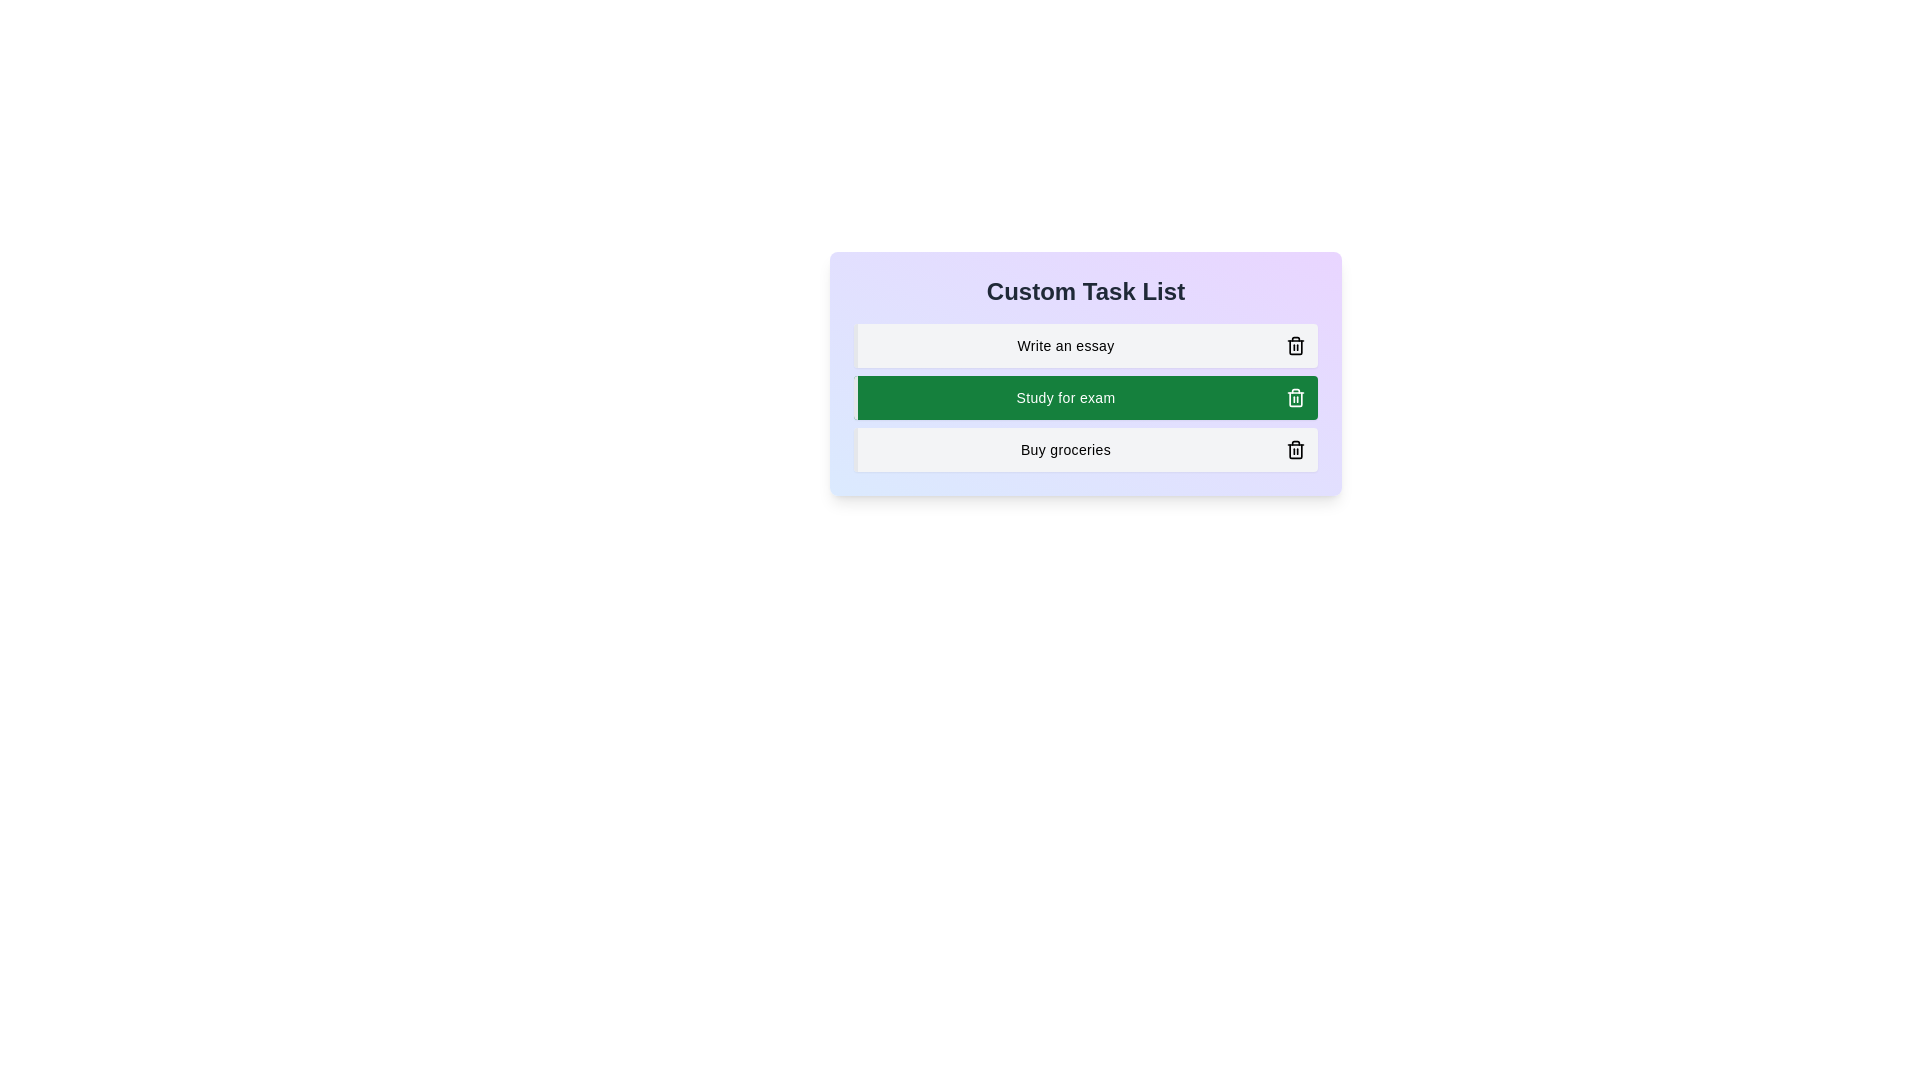 This screenshot has width=1920, height=1080. I want to click on trash icon corresponding to the task 'Buy groceries' to delete it, so click(1296, 450).